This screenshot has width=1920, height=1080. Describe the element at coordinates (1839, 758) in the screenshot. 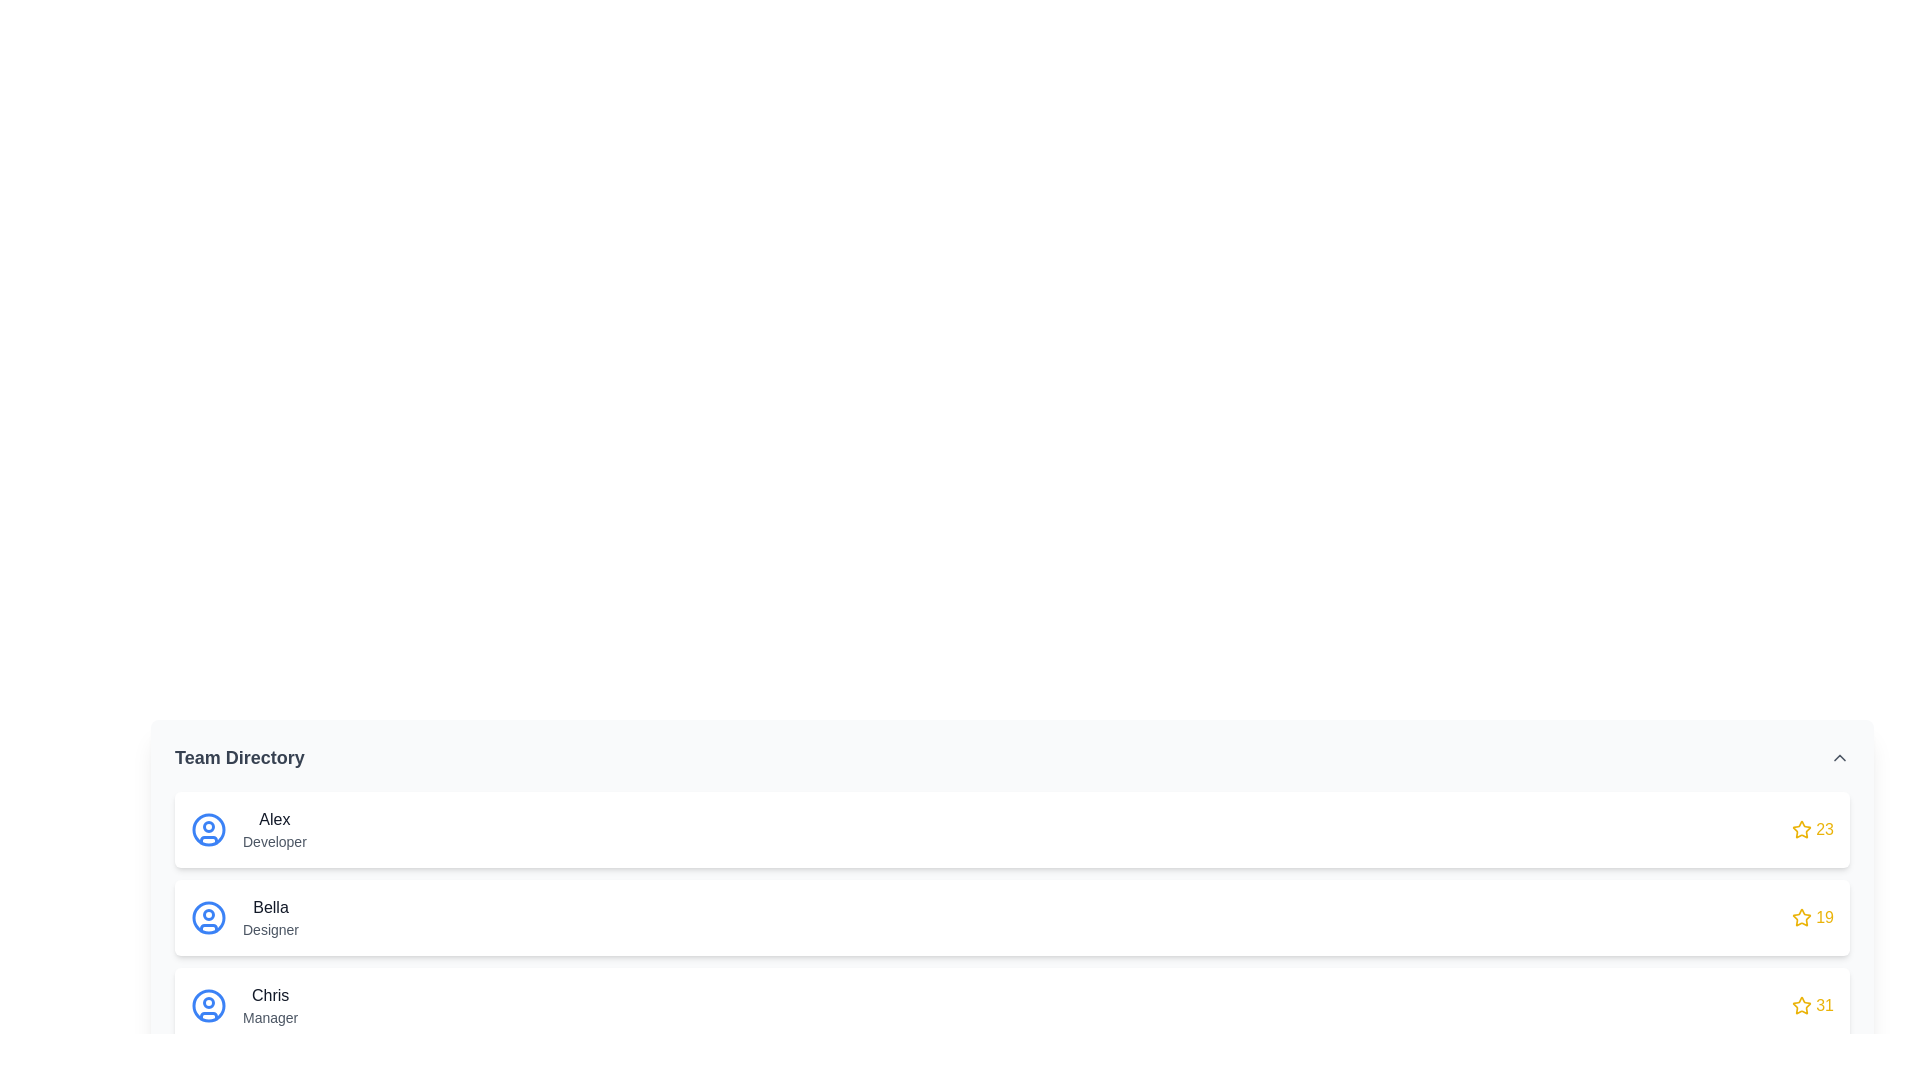

I see `the upward-pointing chevron arrow button located to the far right of the 'Team Directory' header` at that location.